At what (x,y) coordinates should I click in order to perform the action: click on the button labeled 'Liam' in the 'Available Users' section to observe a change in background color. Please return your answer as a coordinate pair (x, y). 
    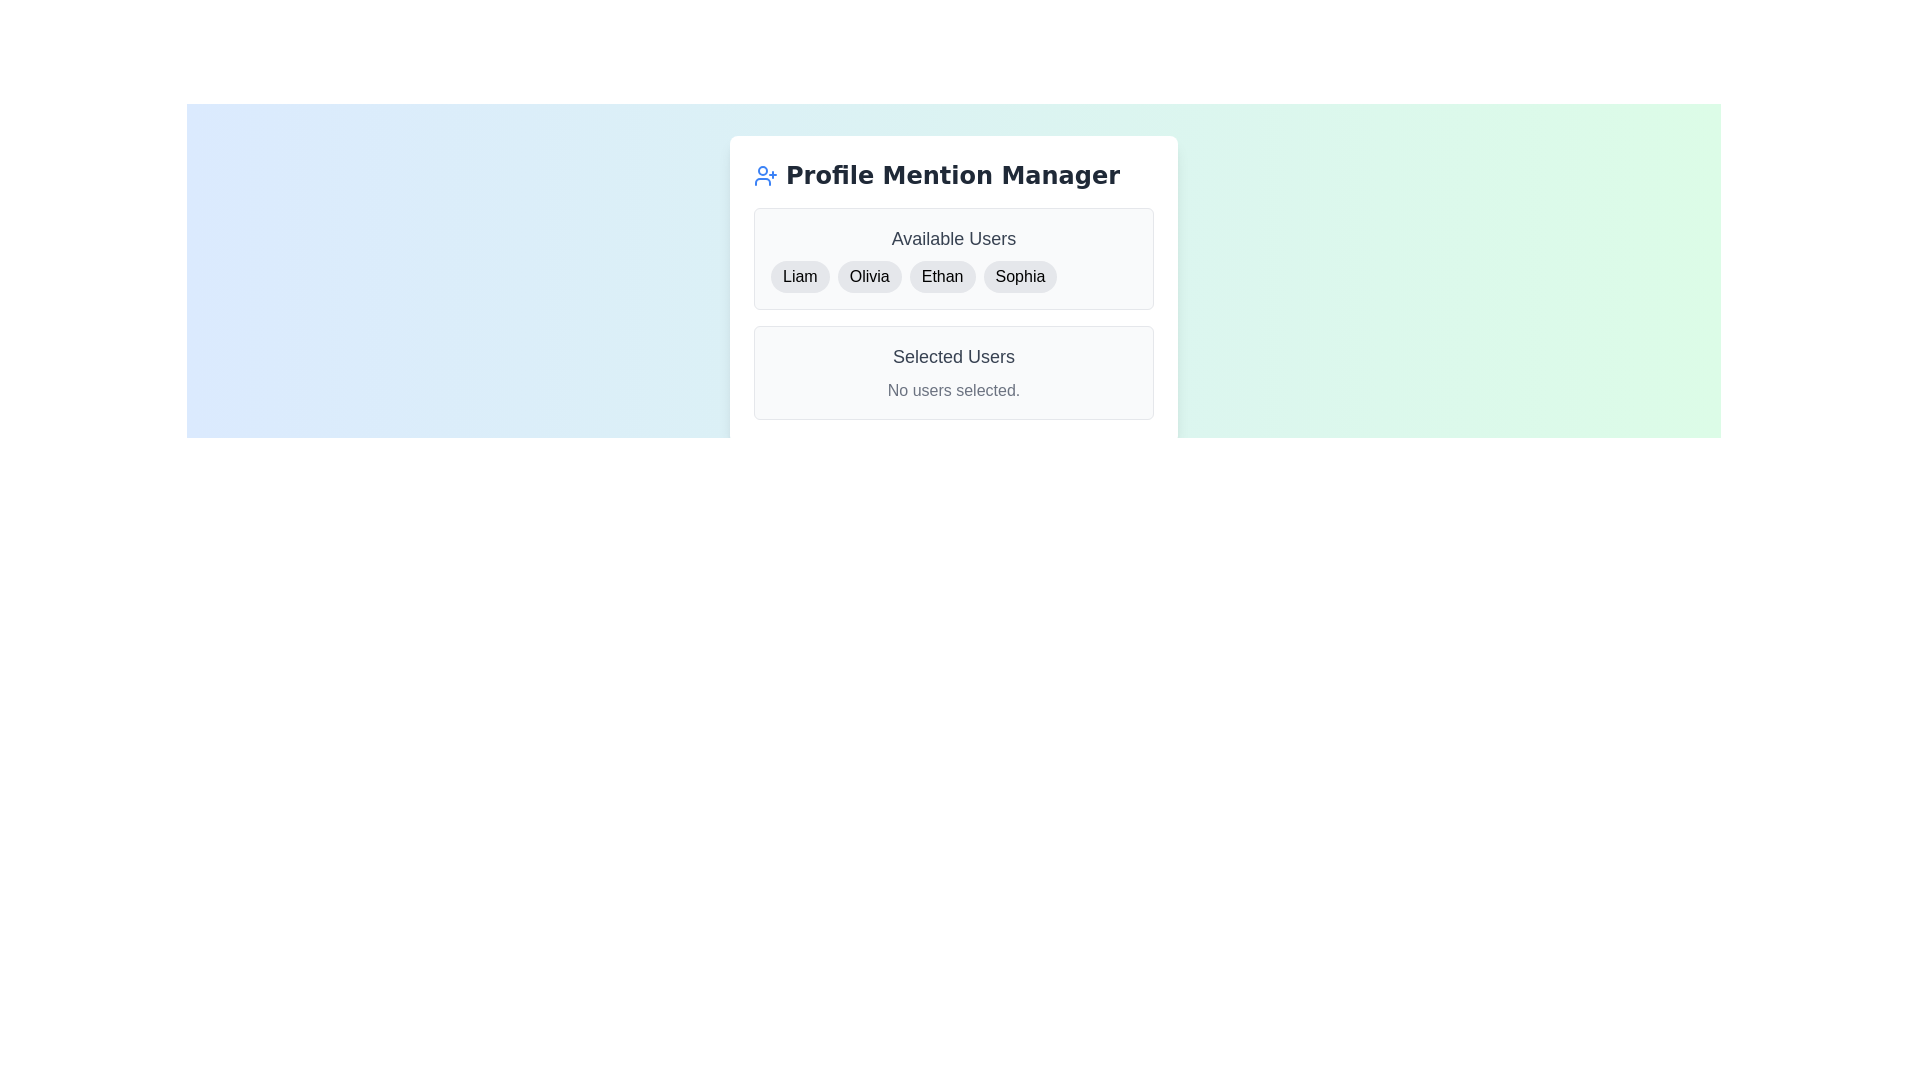
    Looking at the image, I should click on (800, 277).